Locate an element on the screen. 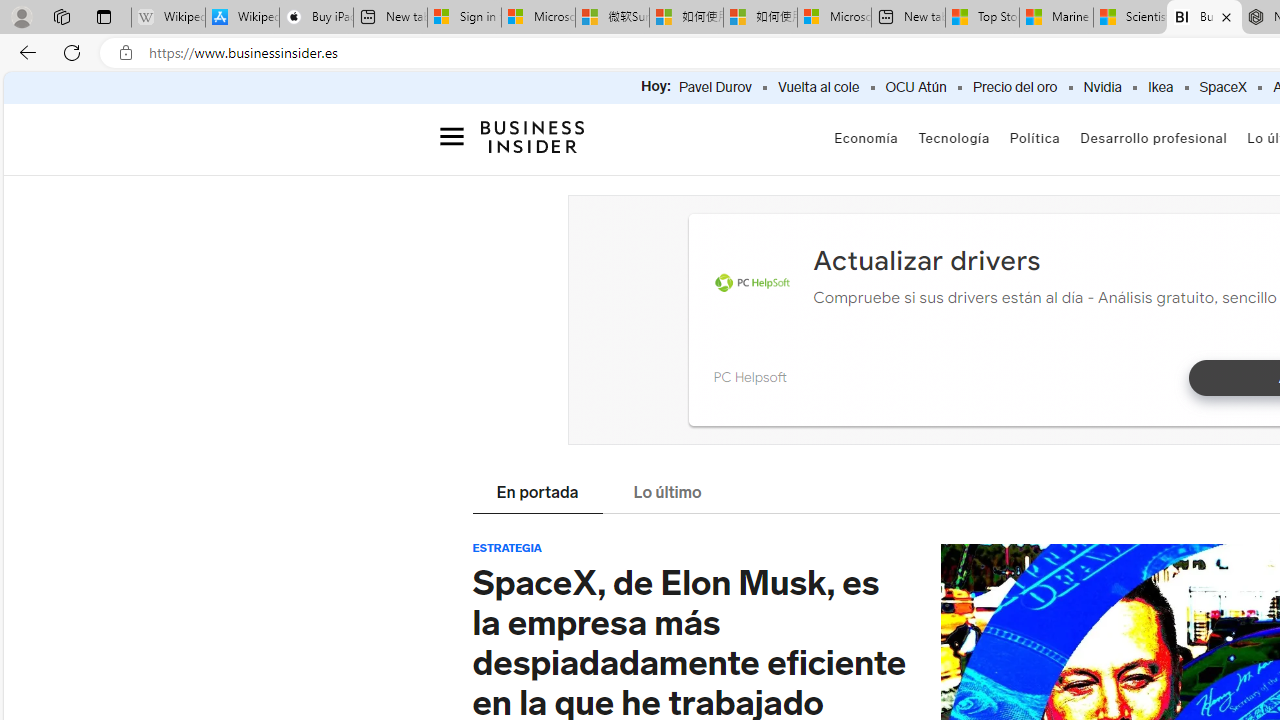  'Wikipedia - Sleeping' is located at coordinates (168, 17).